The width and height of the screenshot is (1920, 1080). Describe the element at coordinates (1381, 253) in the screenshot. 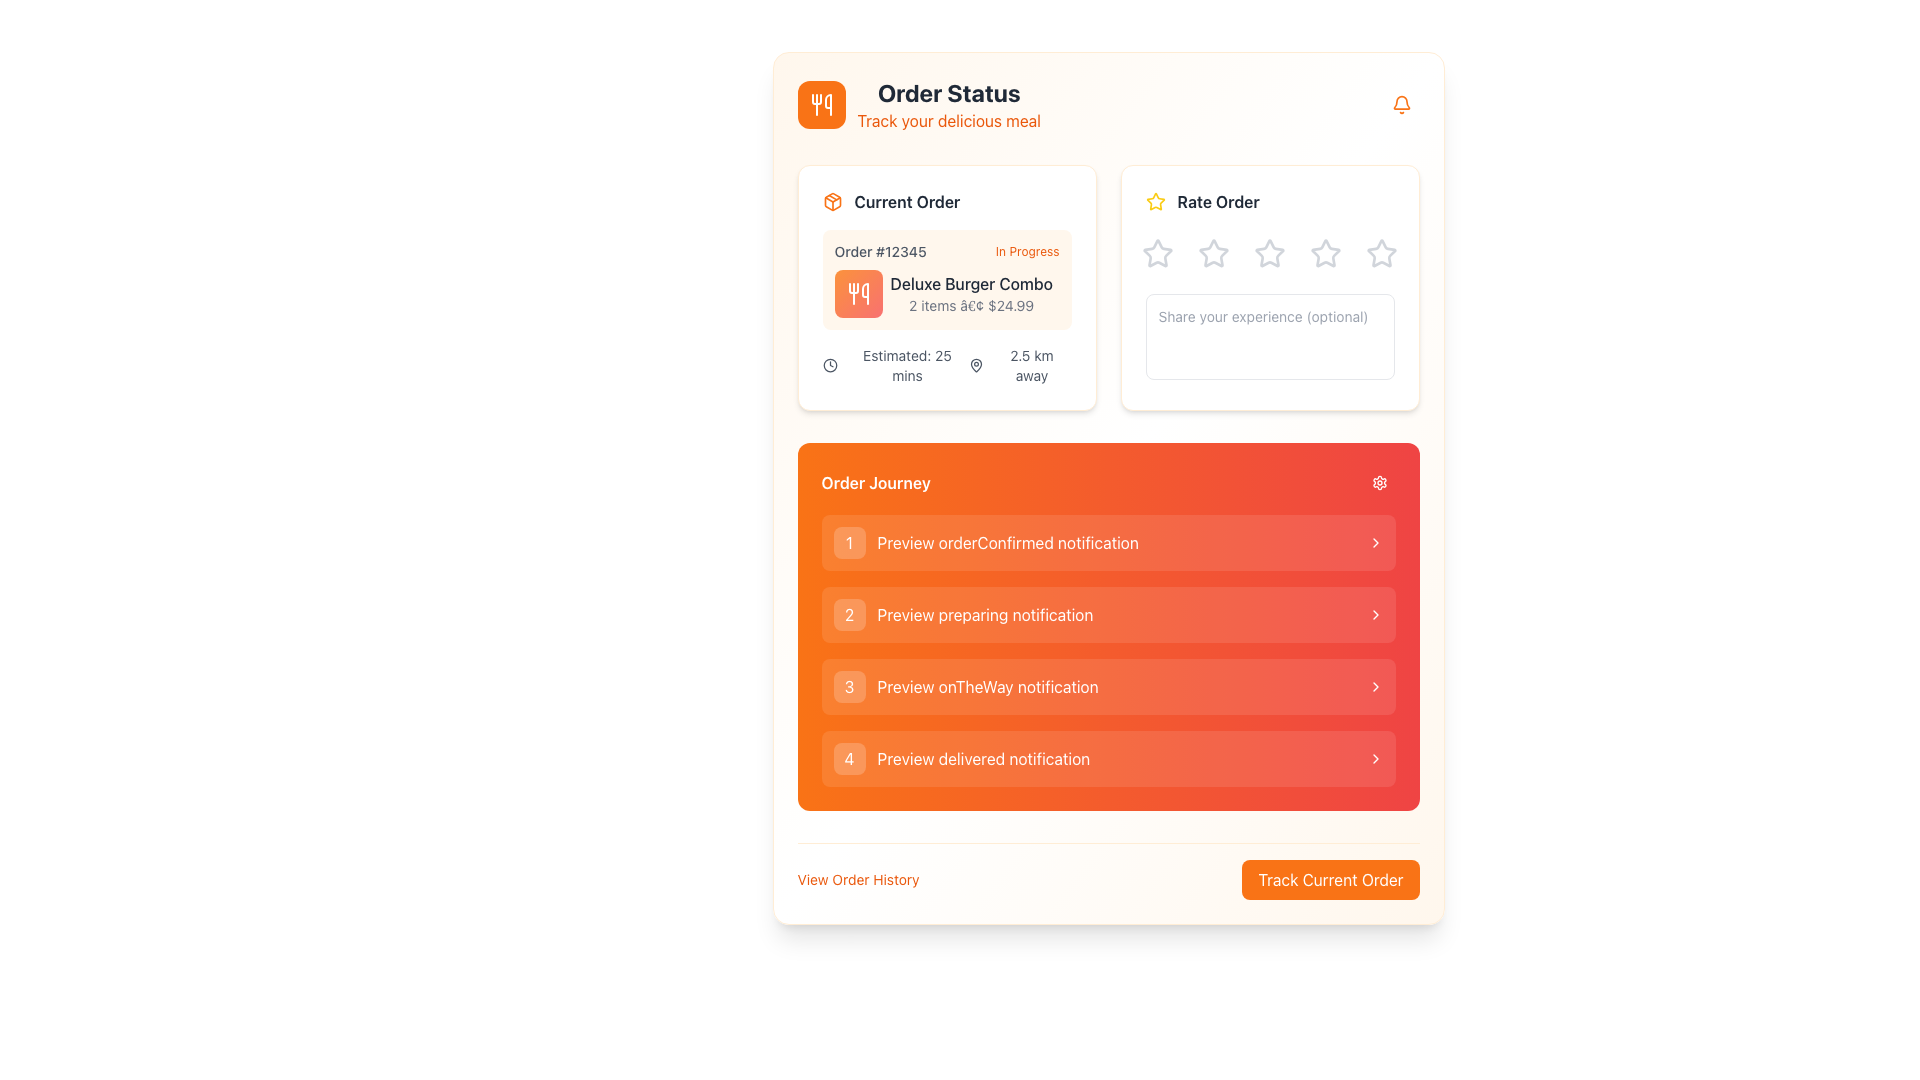

I see `the fifth star-shaped icon in the 'Rate Order' section to set the rating to five stars` at that location.